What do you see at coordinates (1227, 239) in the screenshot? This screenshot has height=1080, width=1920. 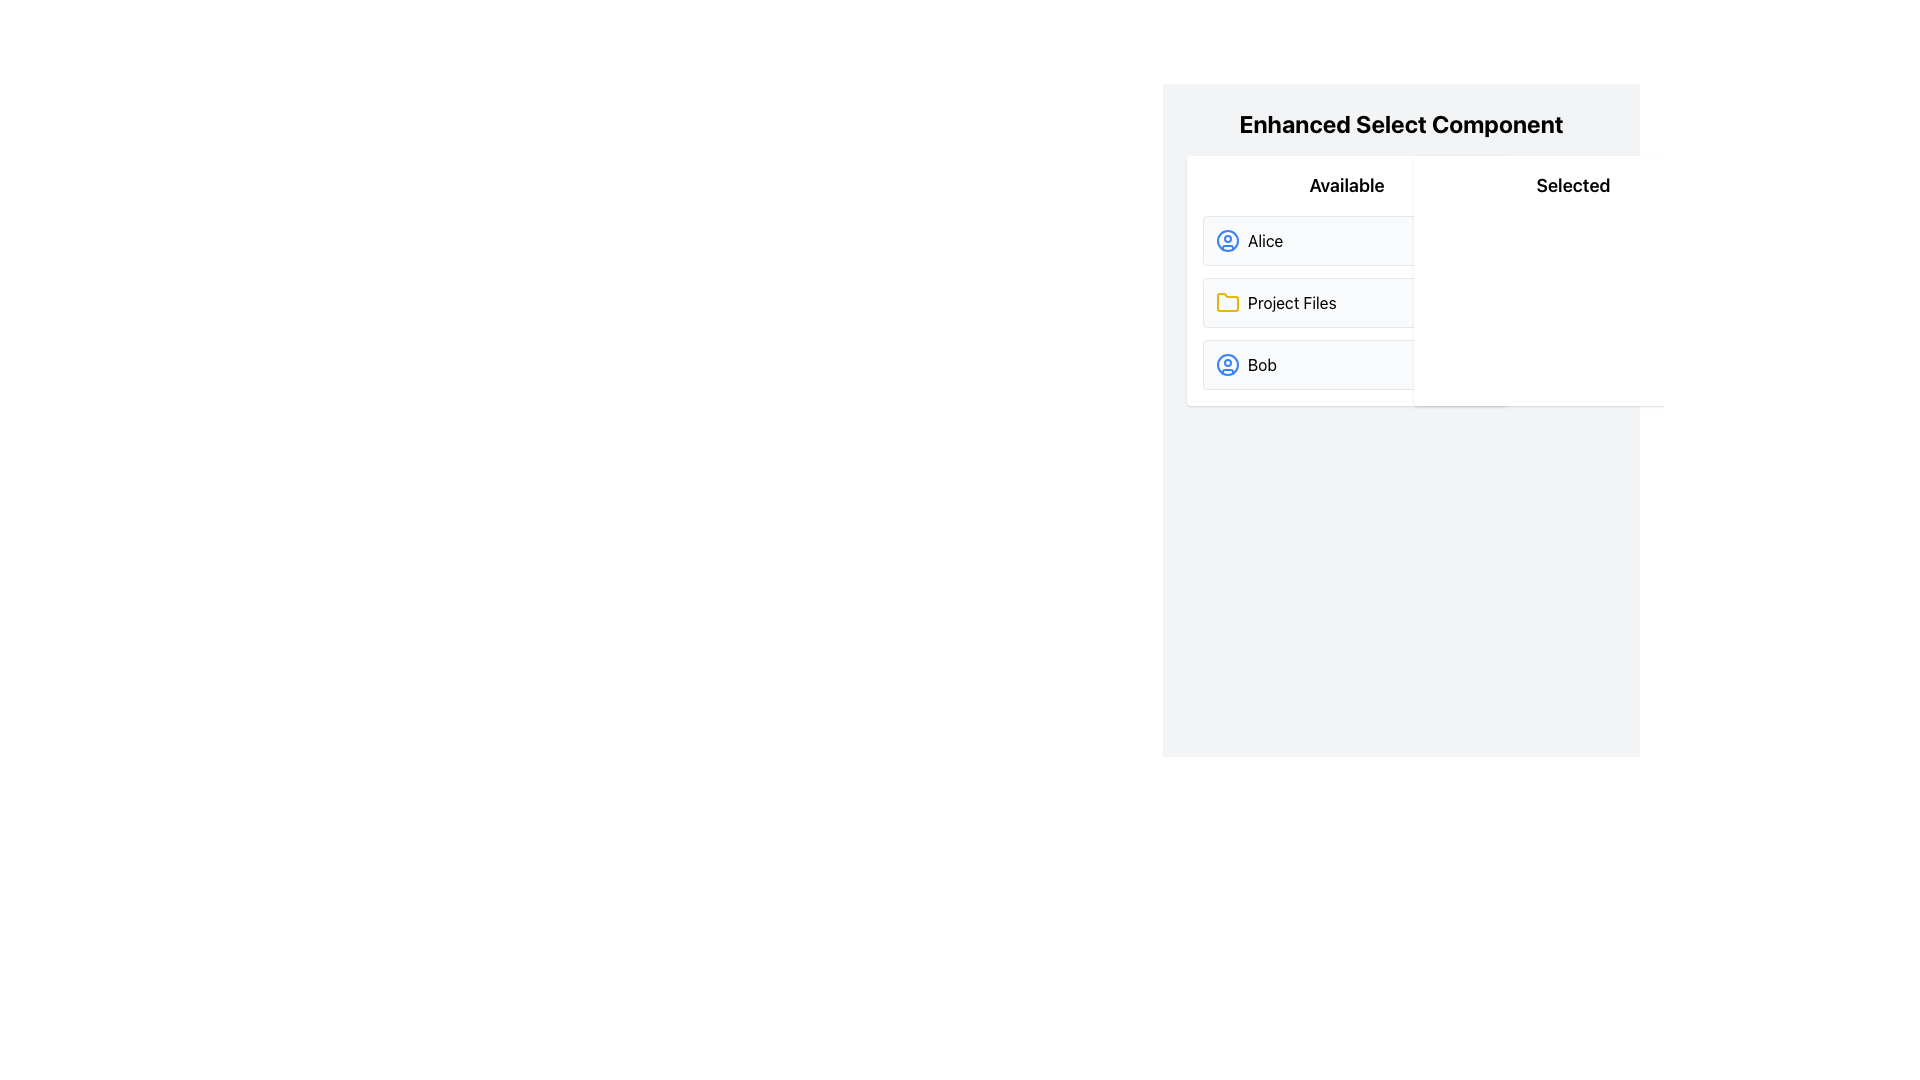 I see `the blue circular user icon next to the name 'Alice' in the 'Available' section of the 'Enhanced Select Component' interface` at bounding box center [1227, 239].